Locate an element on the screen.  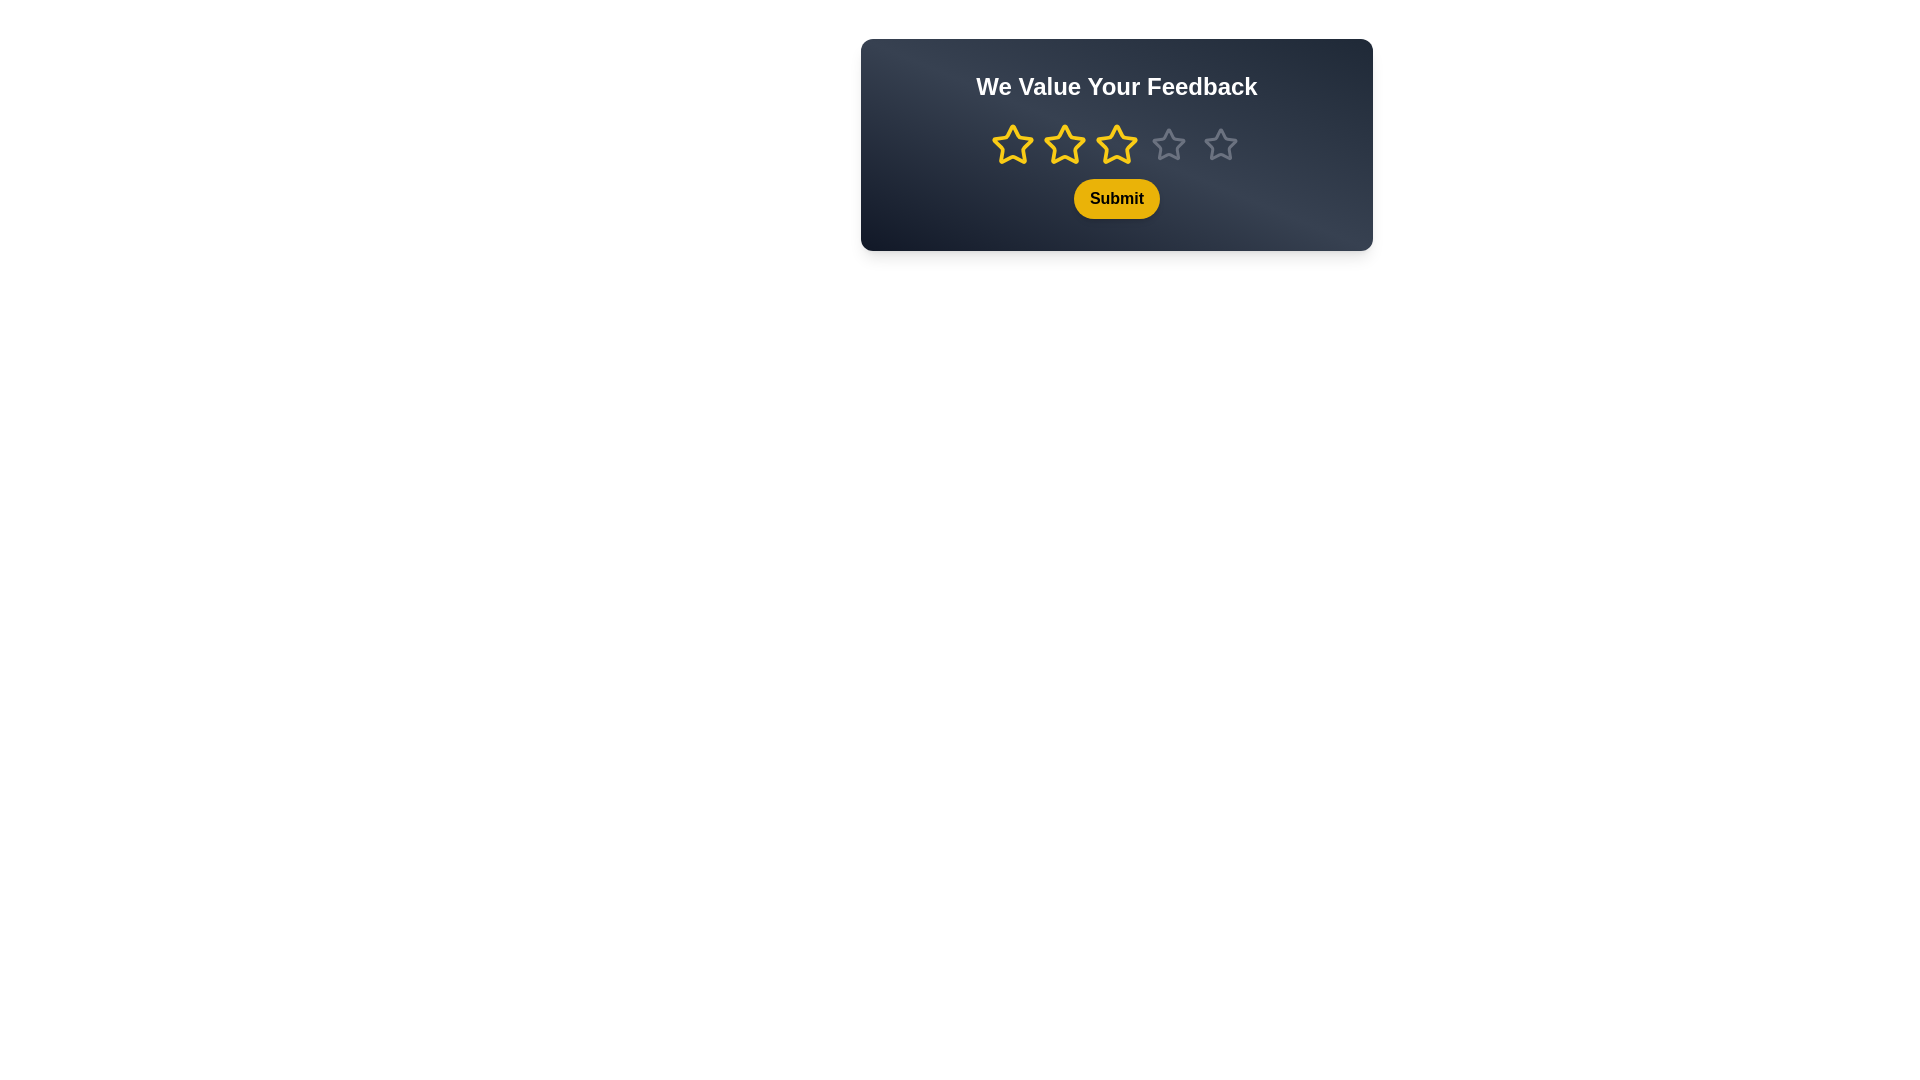
the third star icon in the rating system, which is outlined with a gray stroke and has no fill is located at coordinates (1169, 143).